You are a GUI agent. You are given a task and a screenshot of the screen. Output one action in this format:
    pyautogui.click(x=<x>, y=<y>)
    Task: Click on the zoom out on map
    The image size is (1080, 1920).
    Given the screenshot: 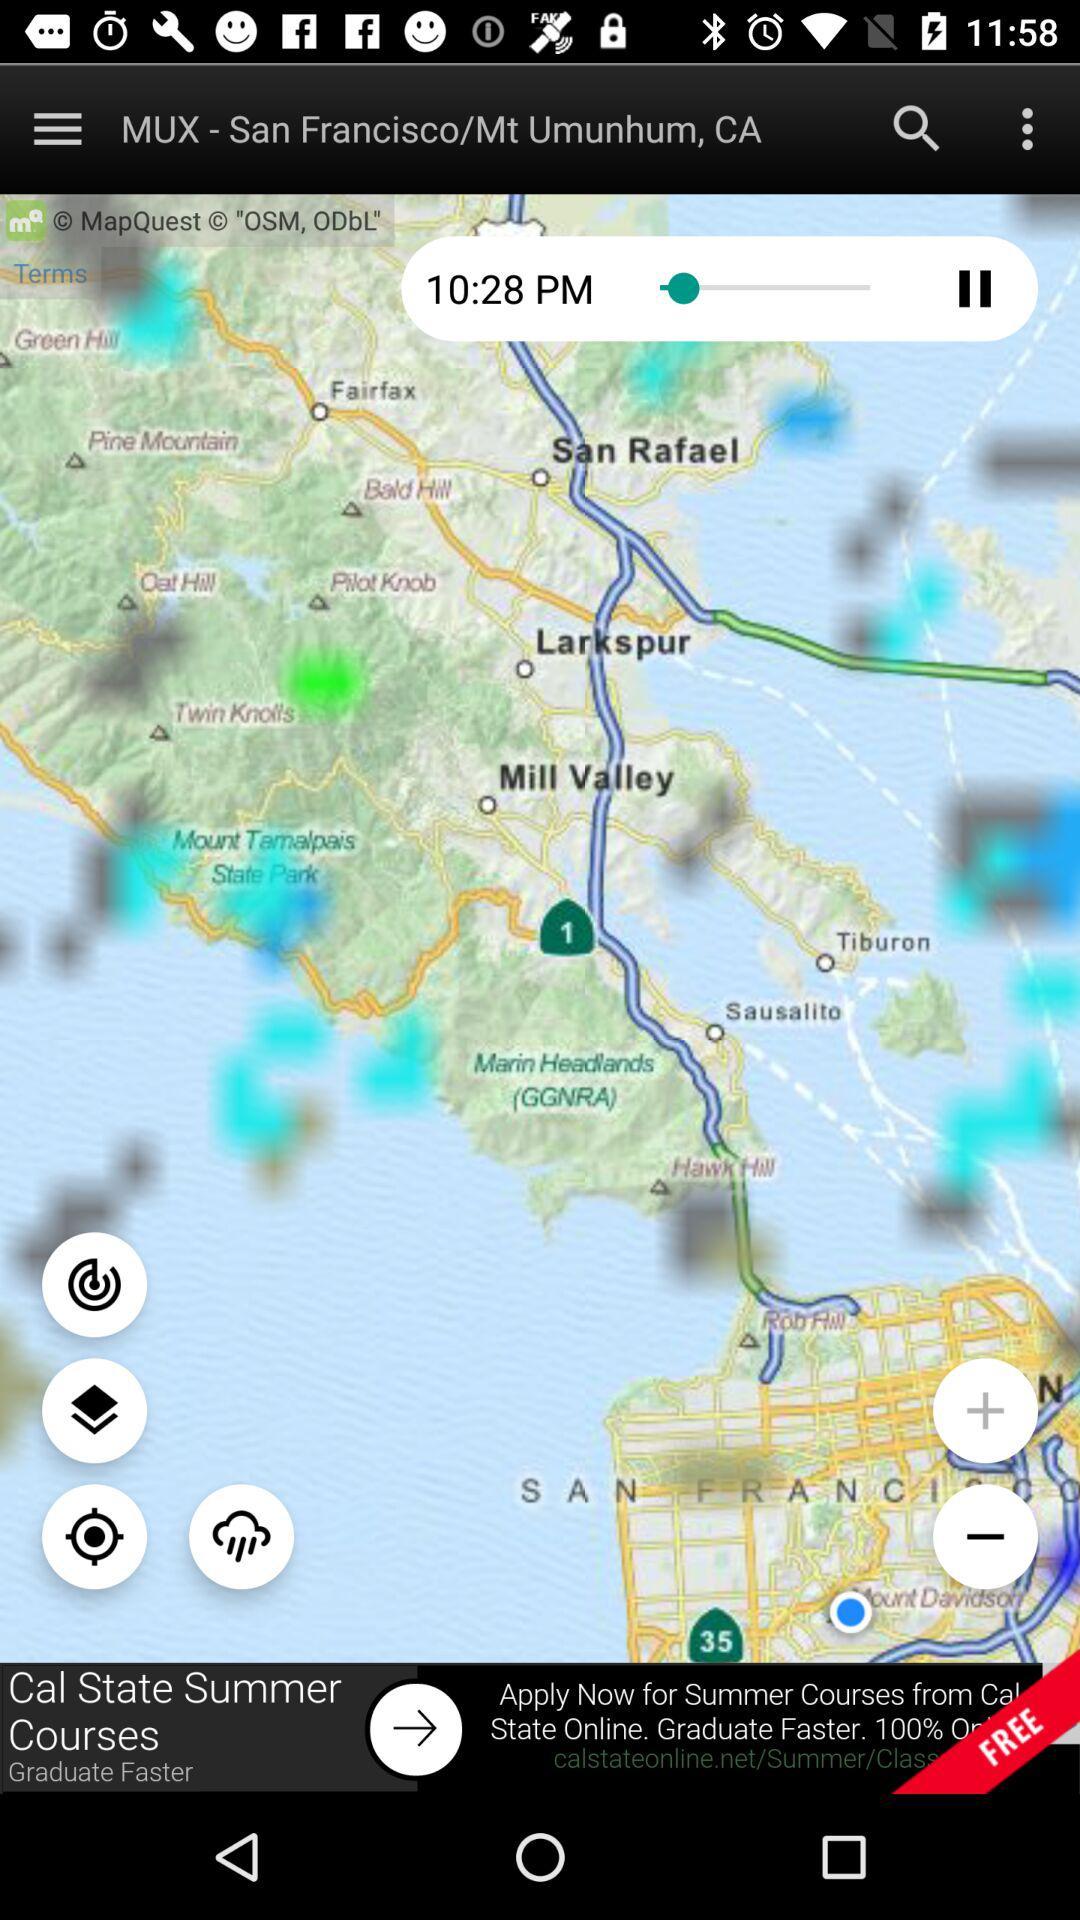 What is the action you would take?
    pyautogui.click(x=984, y=1535)
    